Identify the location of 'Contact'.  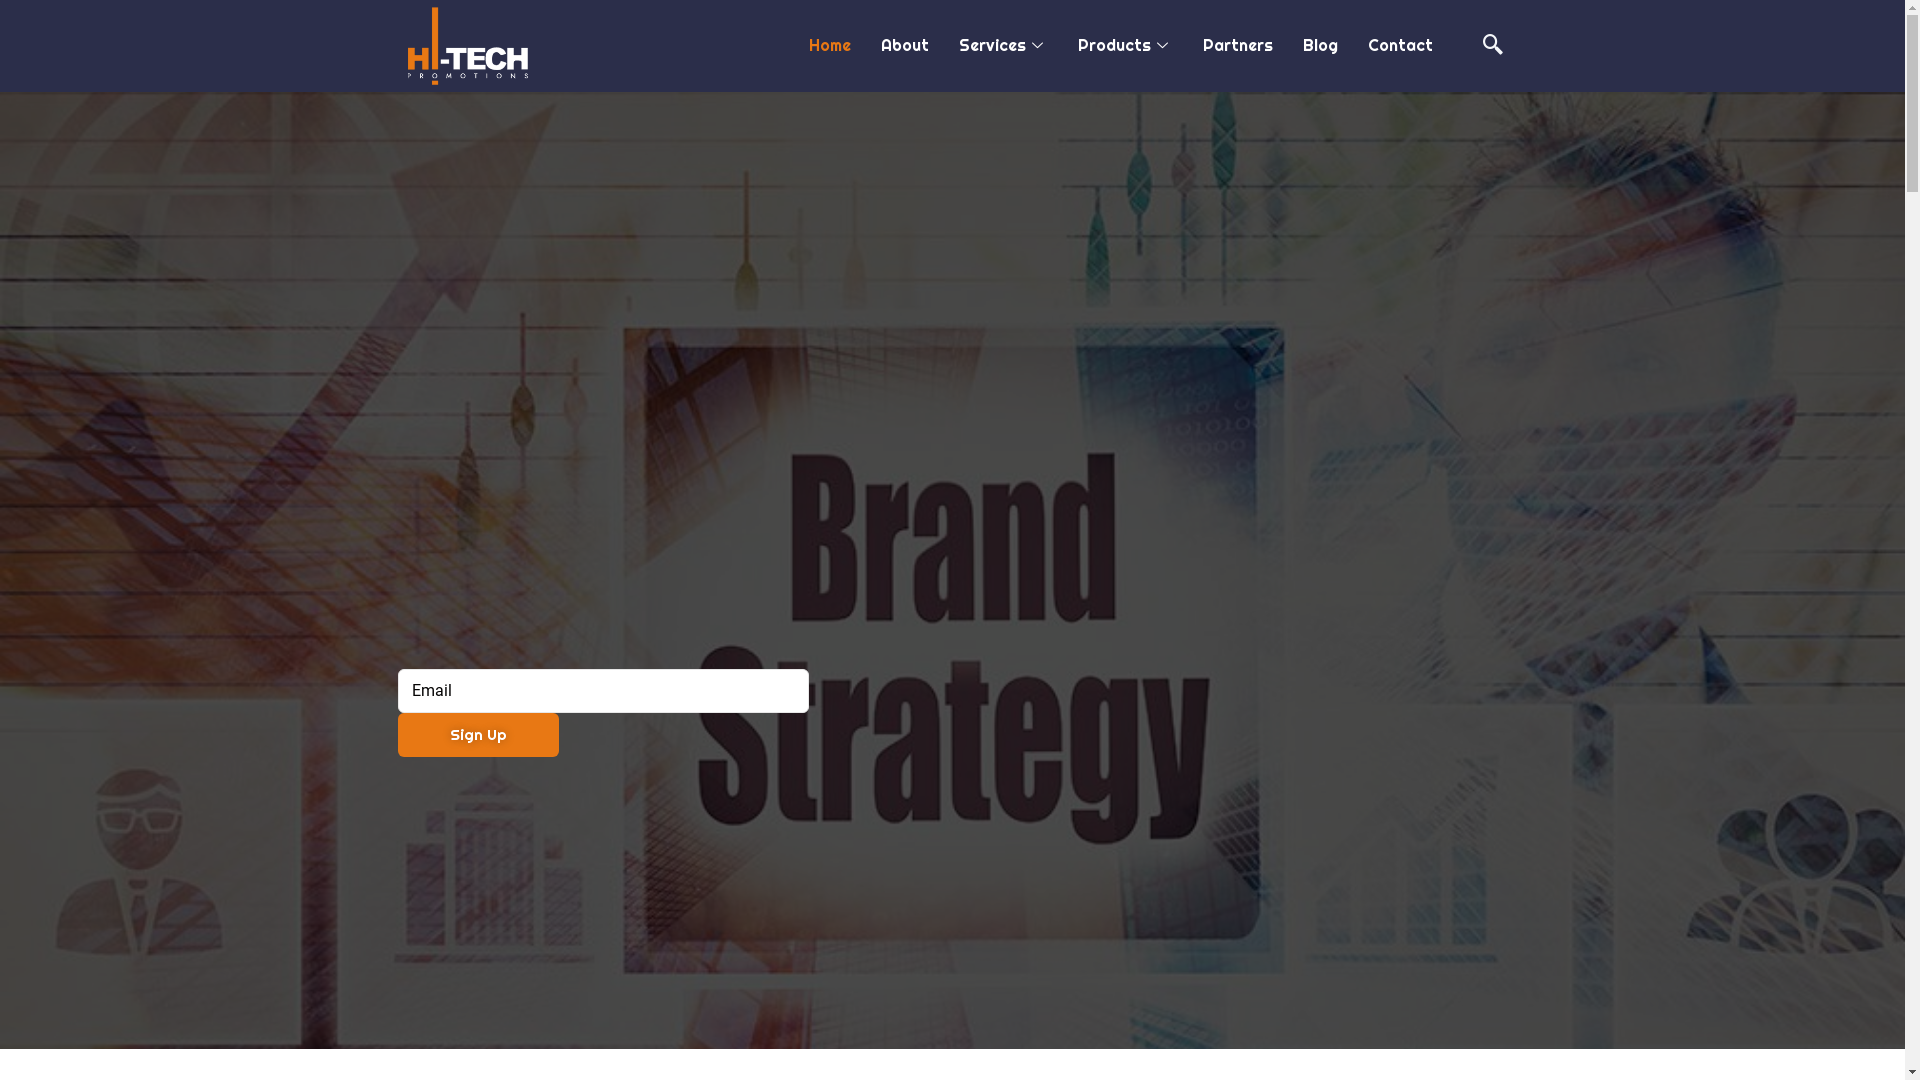
(1399, 45).